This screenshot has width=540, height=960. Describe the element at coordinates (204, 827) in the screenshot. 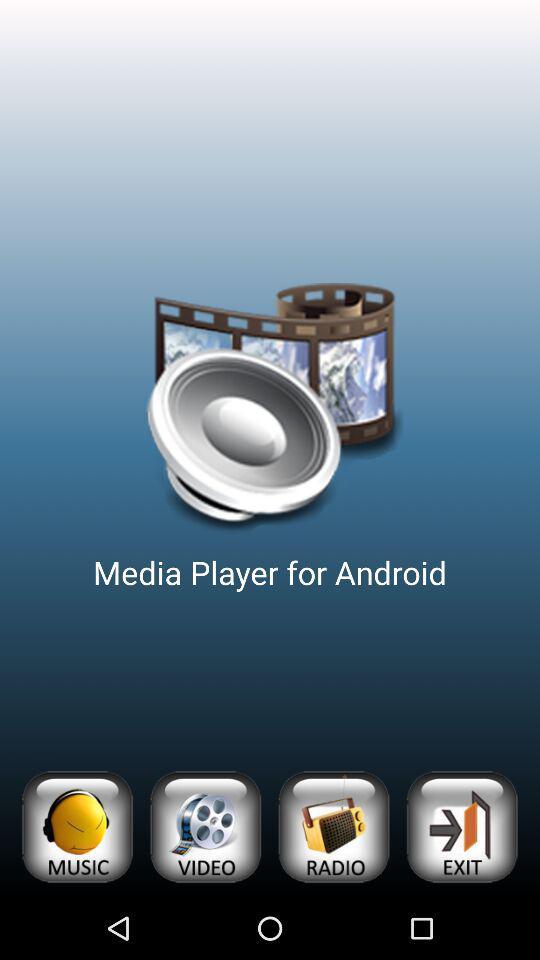

I see `app below the media player for` at that location.